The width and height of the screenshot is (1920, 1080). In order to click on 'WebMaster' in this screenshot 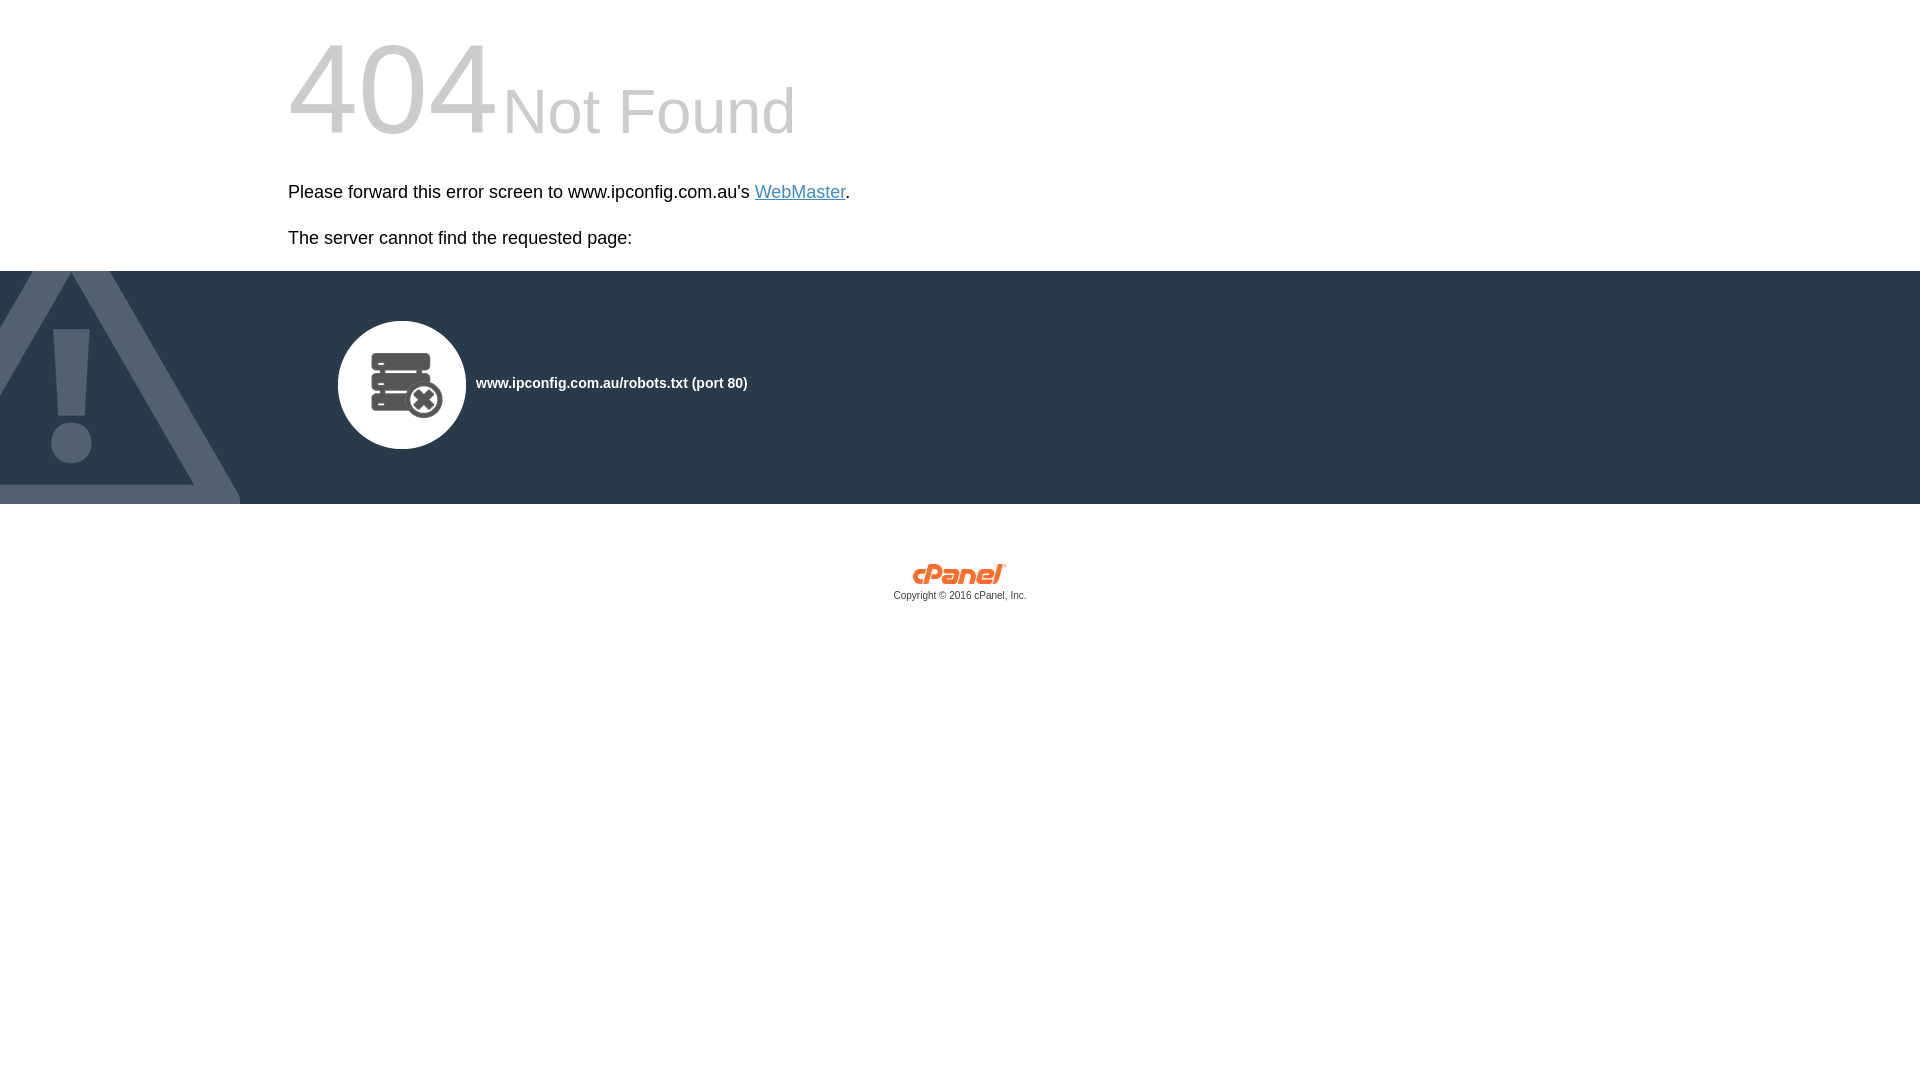, I will do `click(800, 192)`.